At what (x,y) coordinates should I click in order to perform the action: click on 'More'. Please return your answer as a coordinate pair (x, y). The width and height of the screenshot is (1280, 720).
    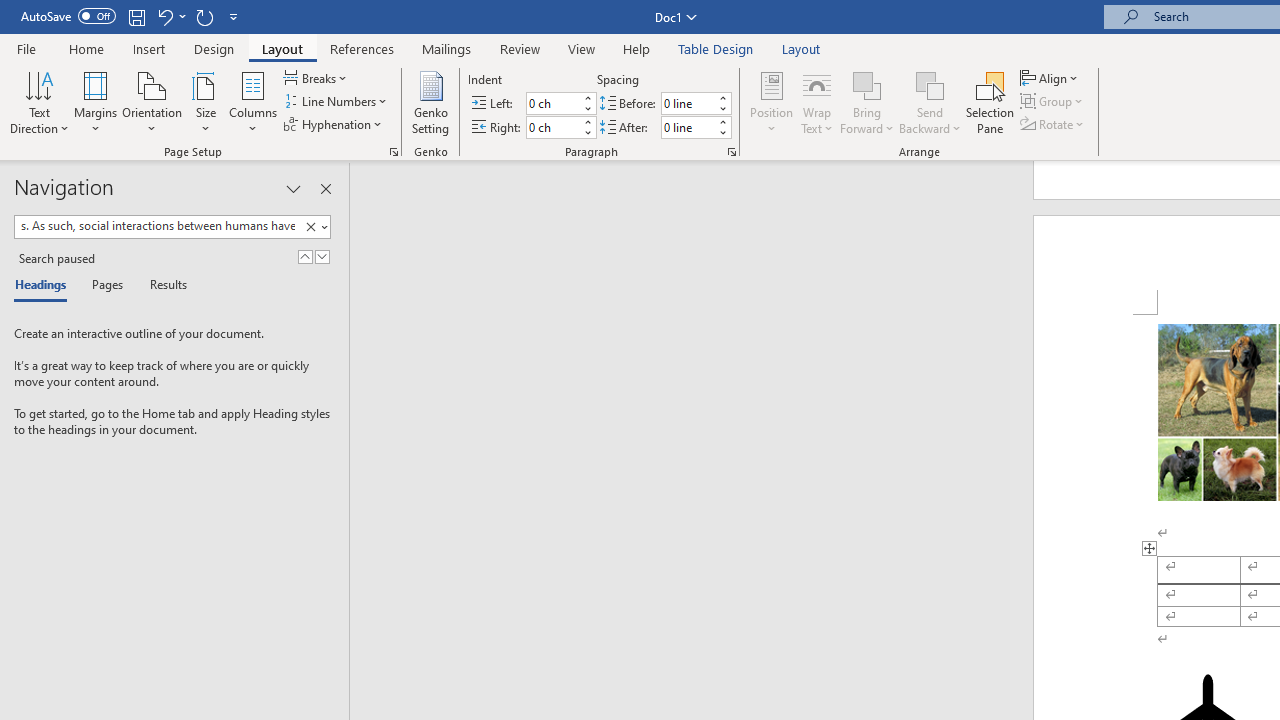
    Looking at the image, I should click on (721, 121).